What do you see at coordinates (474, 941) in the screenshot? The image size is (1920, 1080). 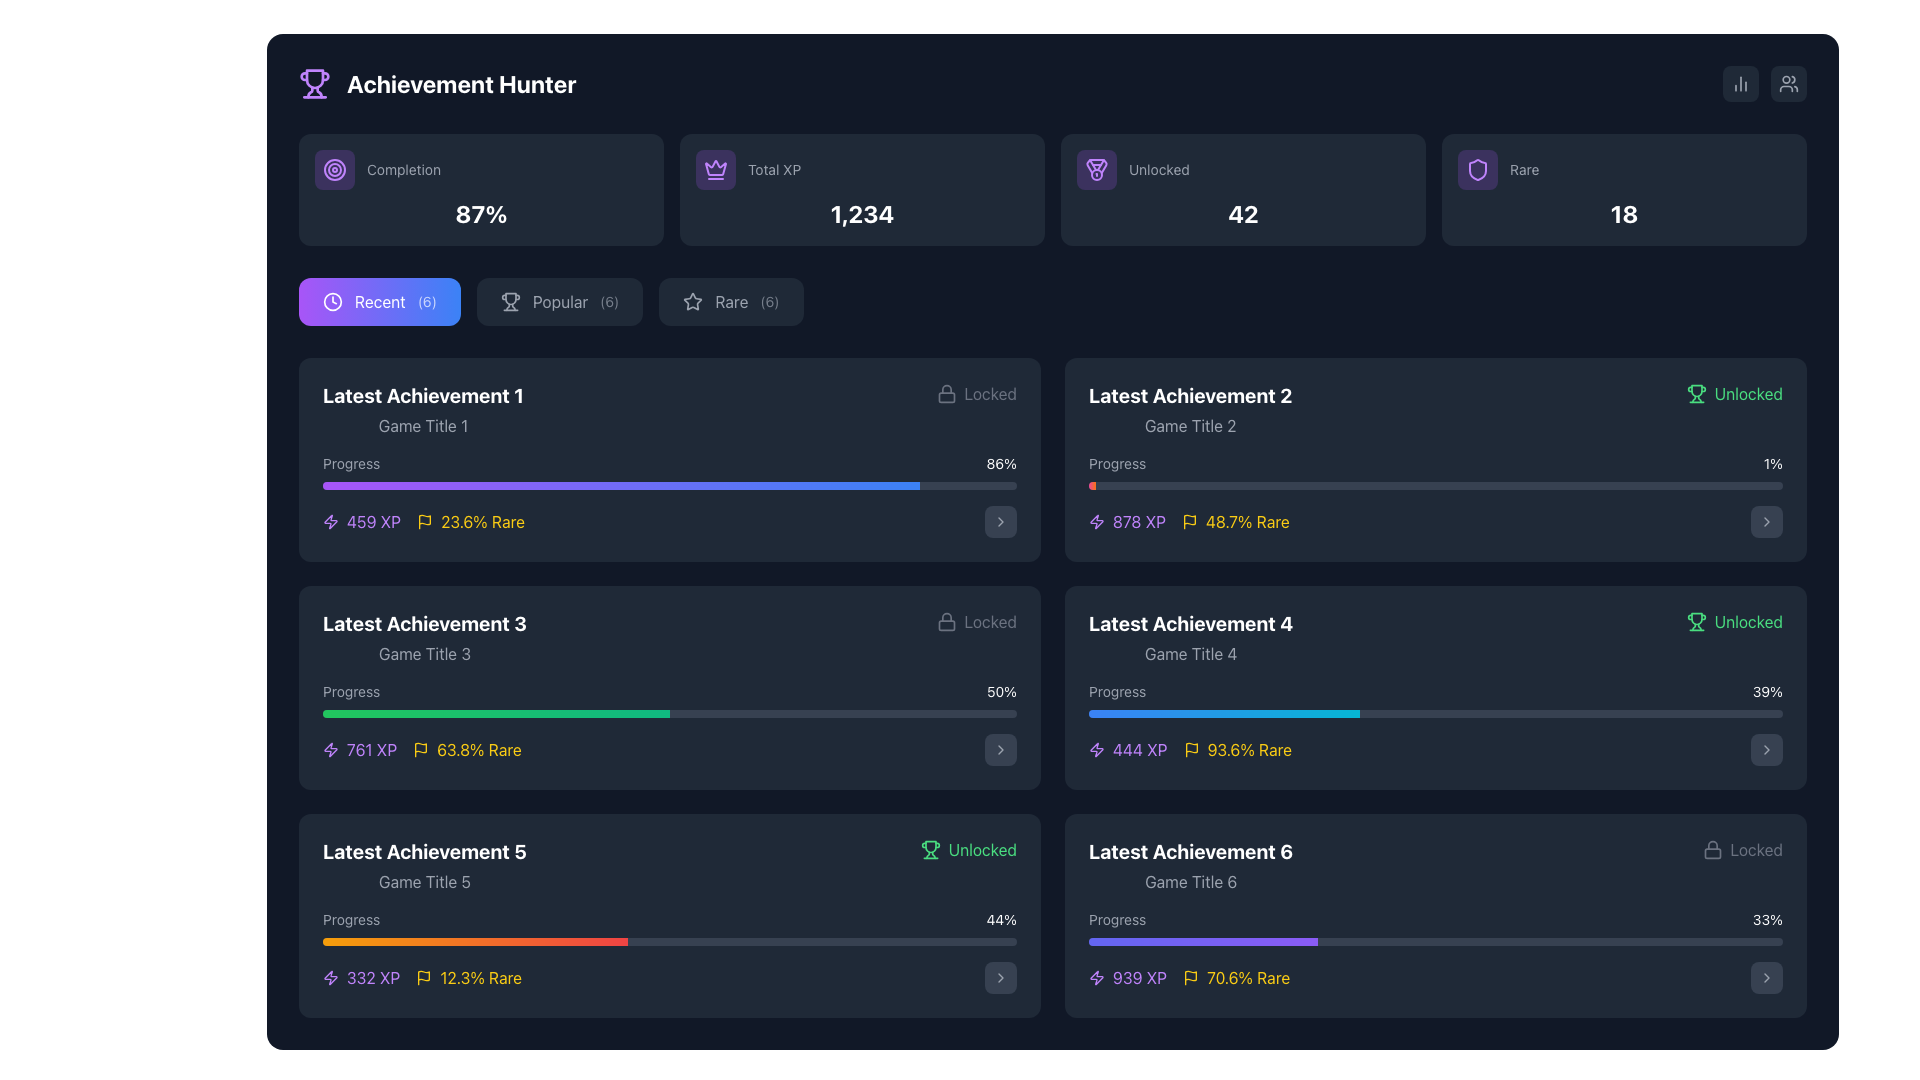 I see `the filled portion of the progress bar indicating the completion for 'Latest Achievement 5'` at bounding box center [474, 941].